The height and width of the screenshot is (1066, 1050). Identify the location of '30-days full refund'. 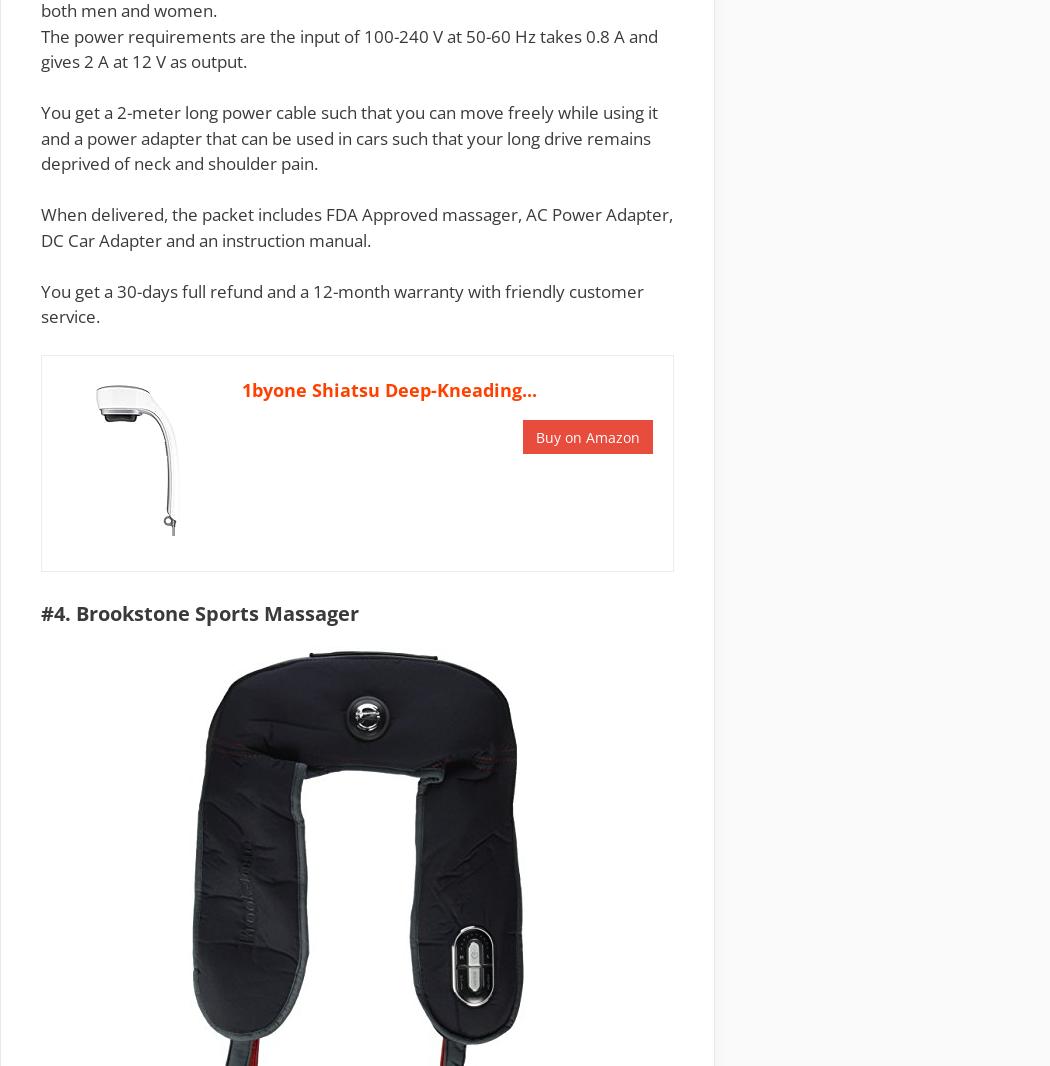
(189, 290).